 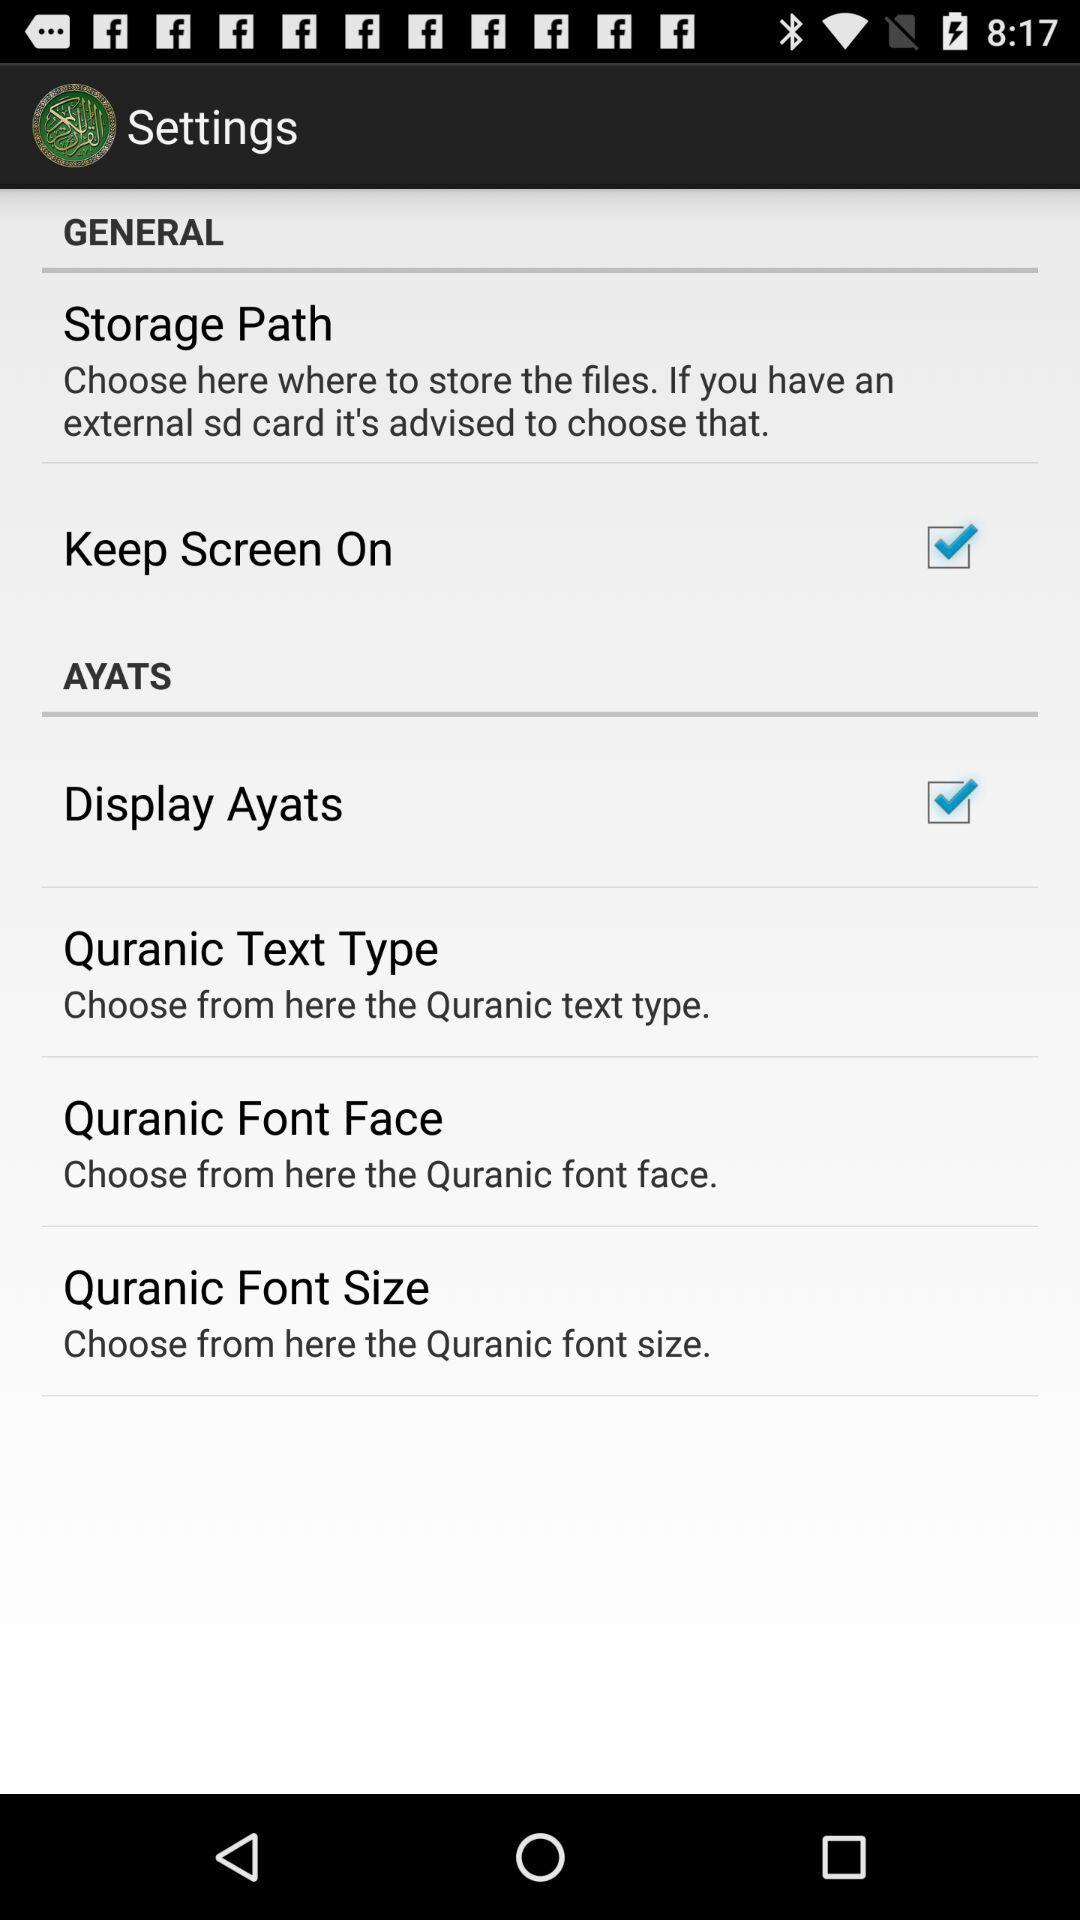 What do you see at coordinates (227, 547) in the screenshot?
I see `item below choose here where item` at bounding box center [227, 547].